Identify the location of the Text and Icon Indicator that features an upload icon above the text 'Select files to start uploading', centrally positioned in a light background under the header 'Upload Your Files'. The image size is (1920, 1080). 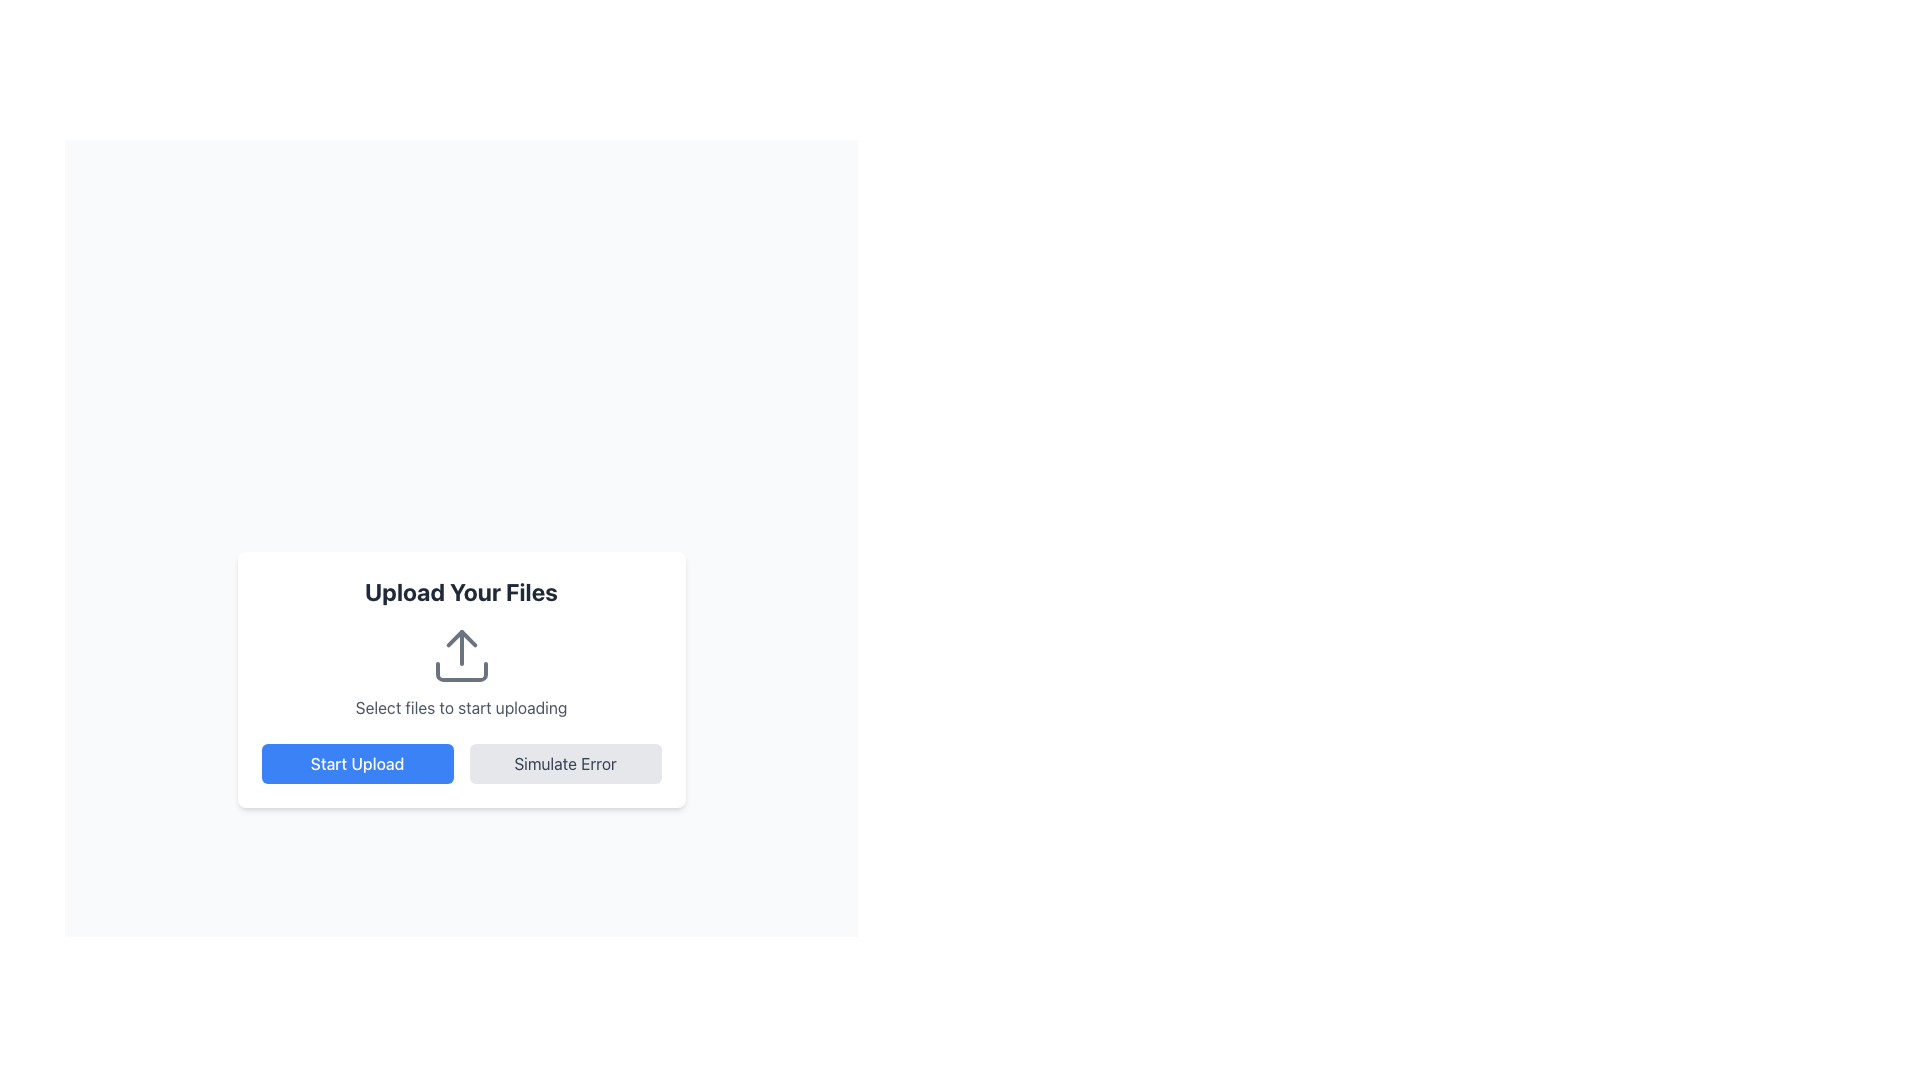
(460, 671).